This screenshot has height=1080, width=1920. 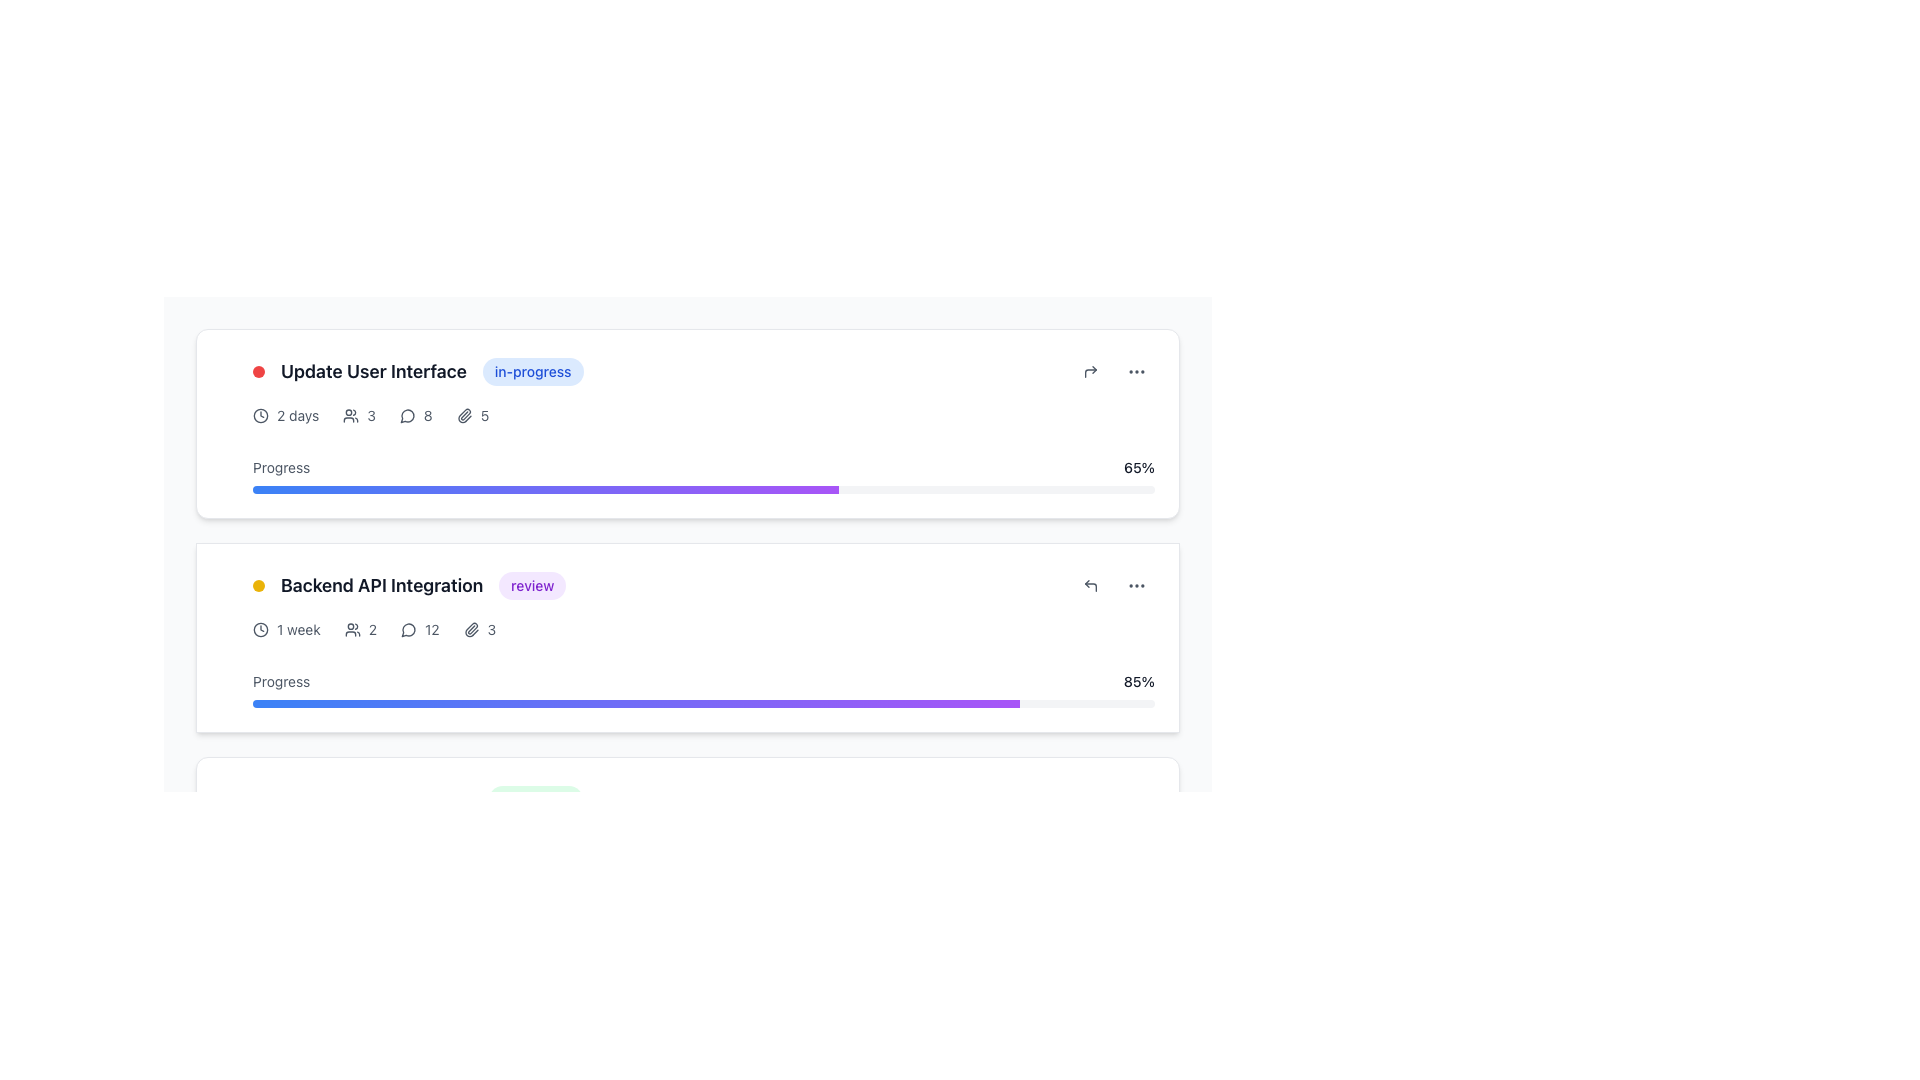 I want to click on the 'Progress' label, which displays textual content in gray color, aligned to the left above a progress bar in the task item 'Backend API Integration', so click(x=280, y=681).